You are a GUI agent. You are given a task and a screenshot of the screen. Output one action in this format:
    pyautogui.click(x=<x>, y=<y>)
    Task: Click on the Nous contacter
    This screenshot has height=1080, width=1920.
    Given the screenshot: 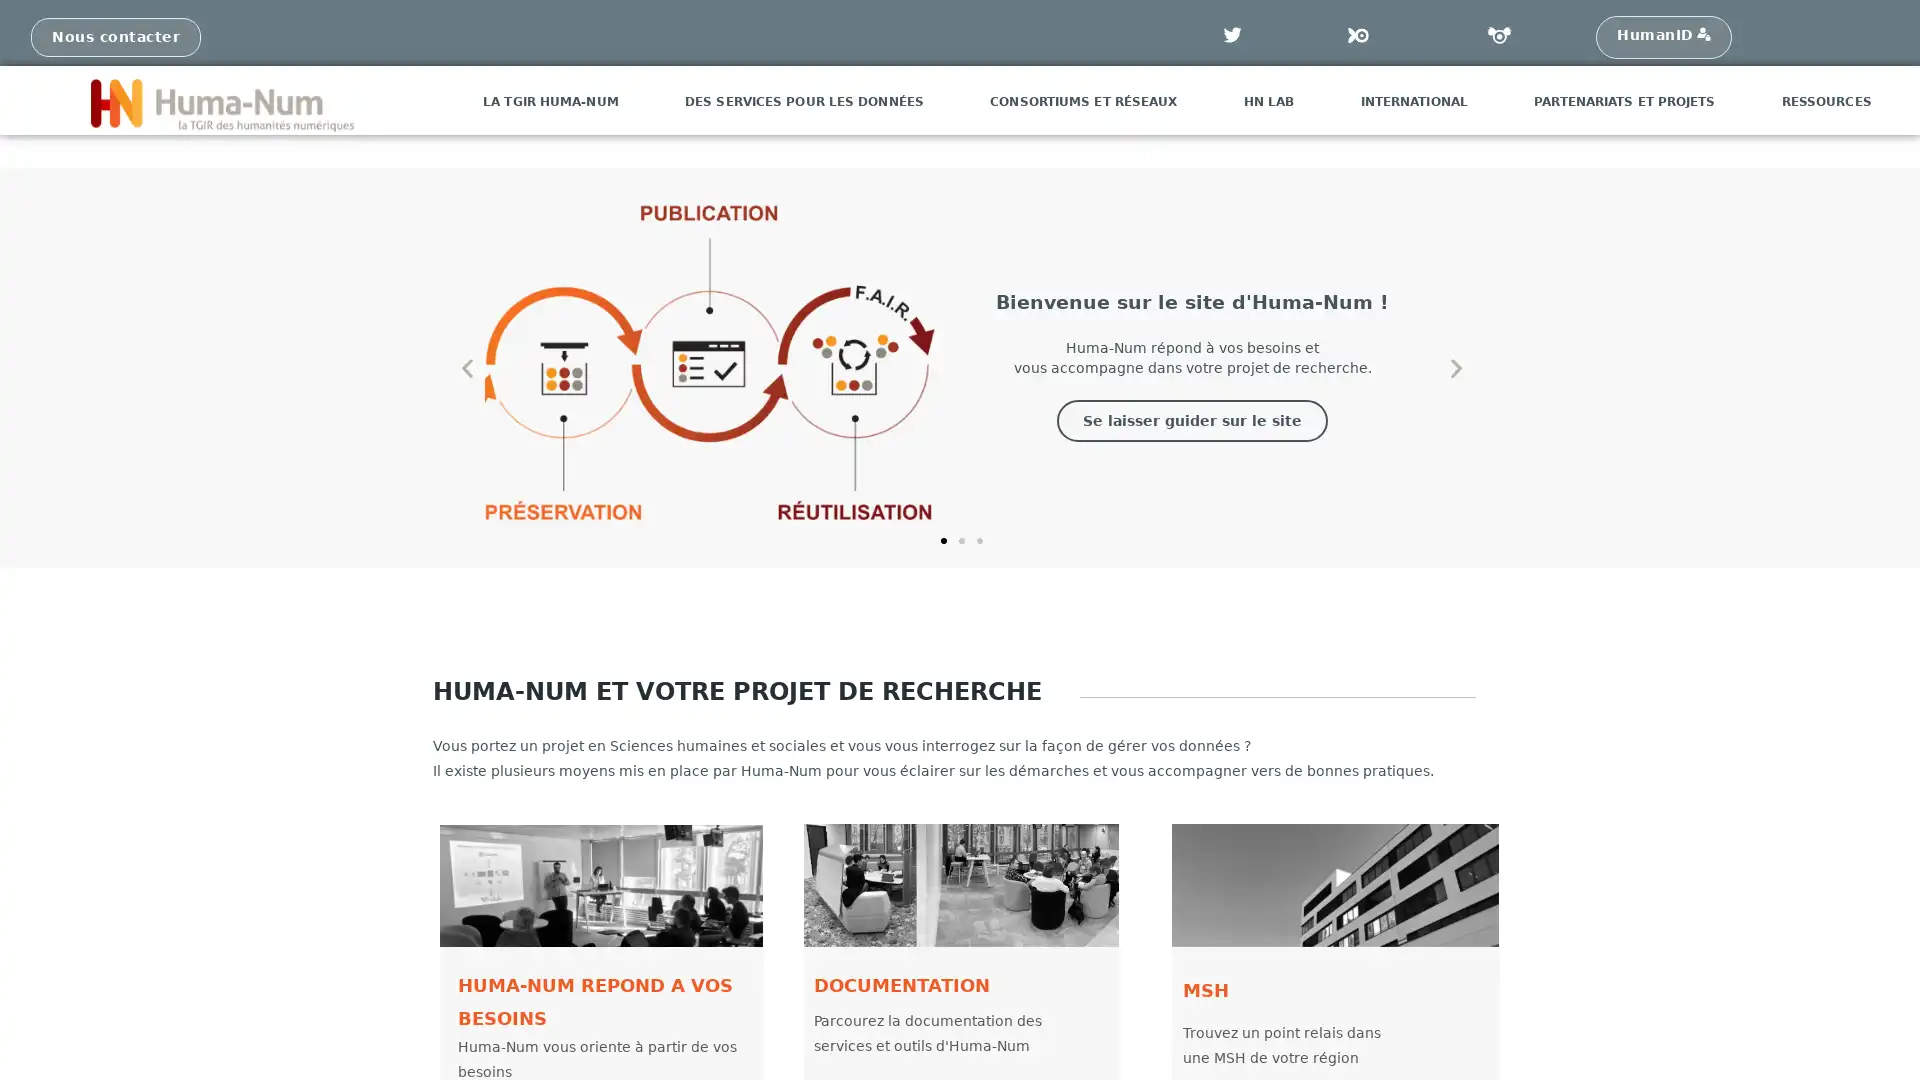 What is the action you would take?
    pyautogui.click(x=114, y=37)
    